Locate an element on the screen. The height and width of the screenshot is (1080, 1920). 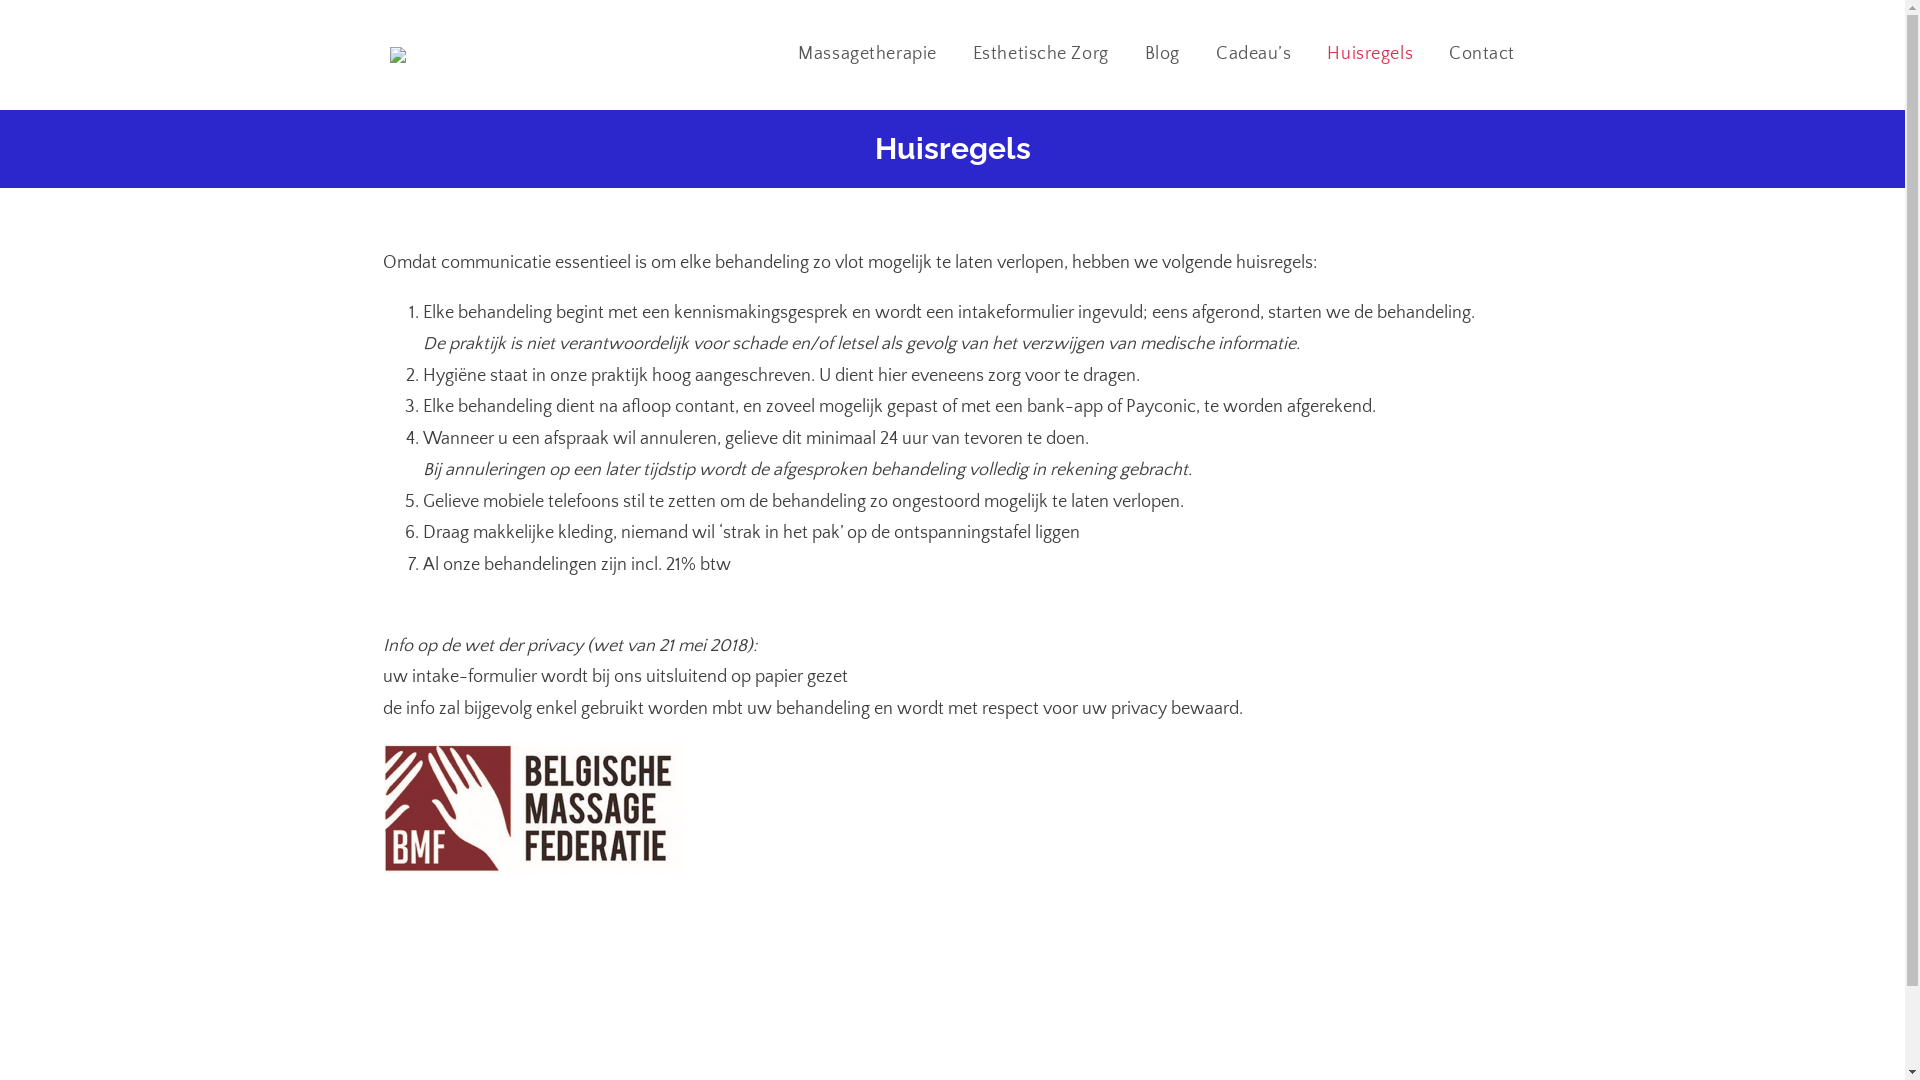
'Massagetherapie' is located at coordinates (867, 53).